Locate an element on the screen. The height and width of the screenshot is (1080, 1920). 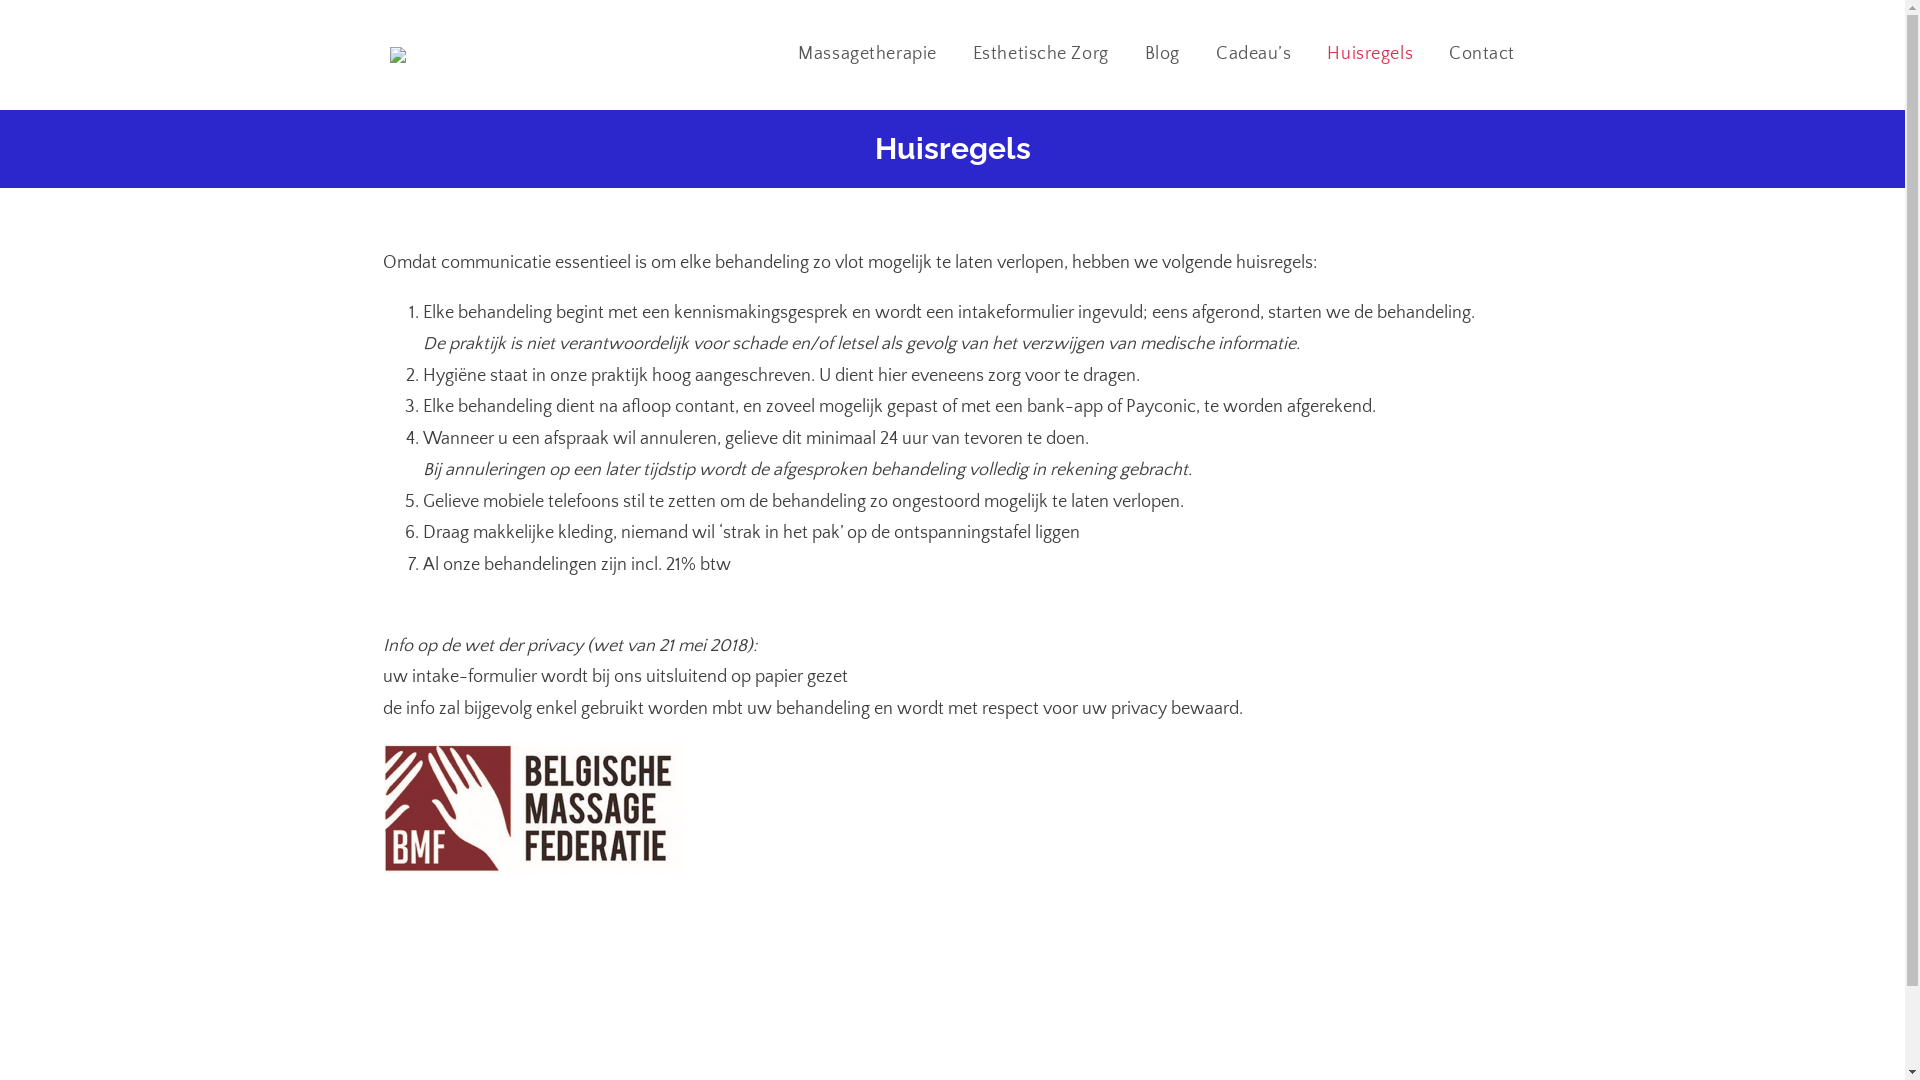
'Massagetherapie' is located at coordinates (867, 53).